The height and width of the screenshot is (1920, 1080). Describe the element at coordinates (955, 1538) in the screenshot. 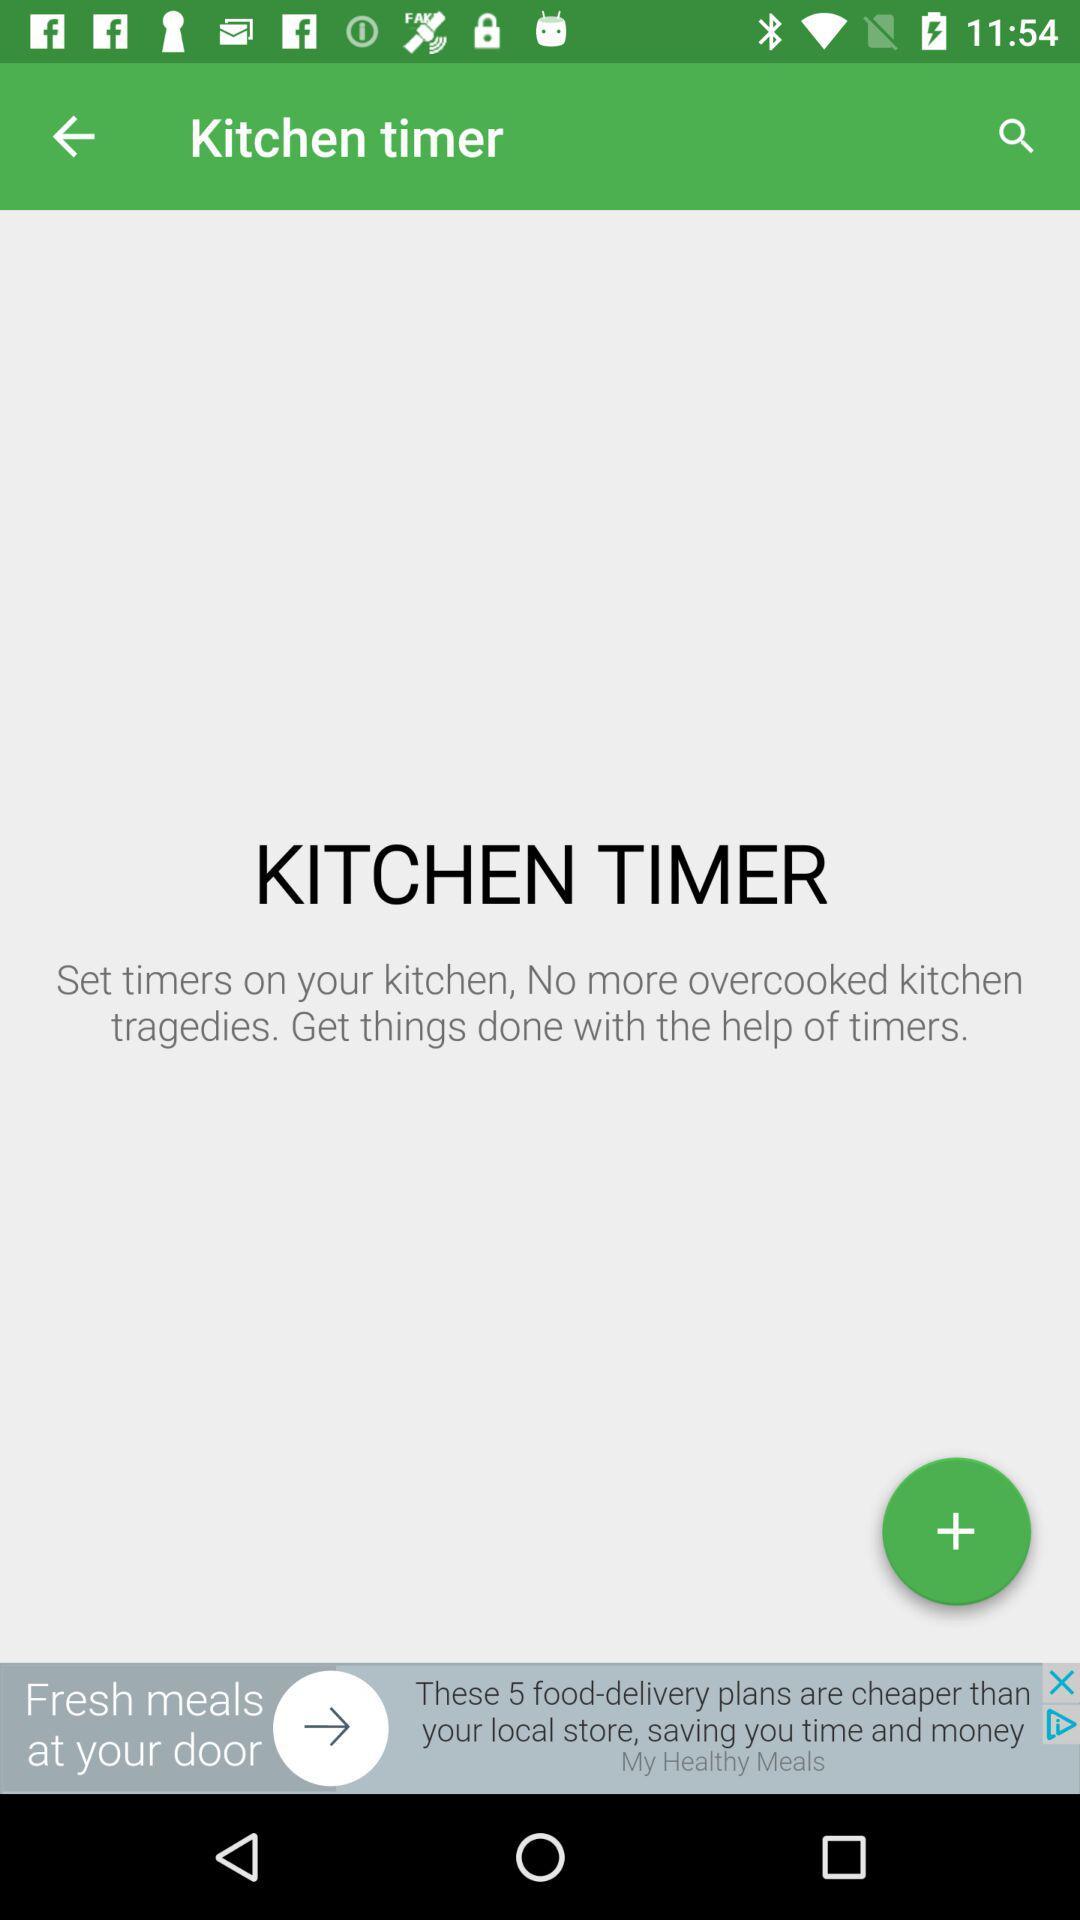

I see `the add icon` at that location.